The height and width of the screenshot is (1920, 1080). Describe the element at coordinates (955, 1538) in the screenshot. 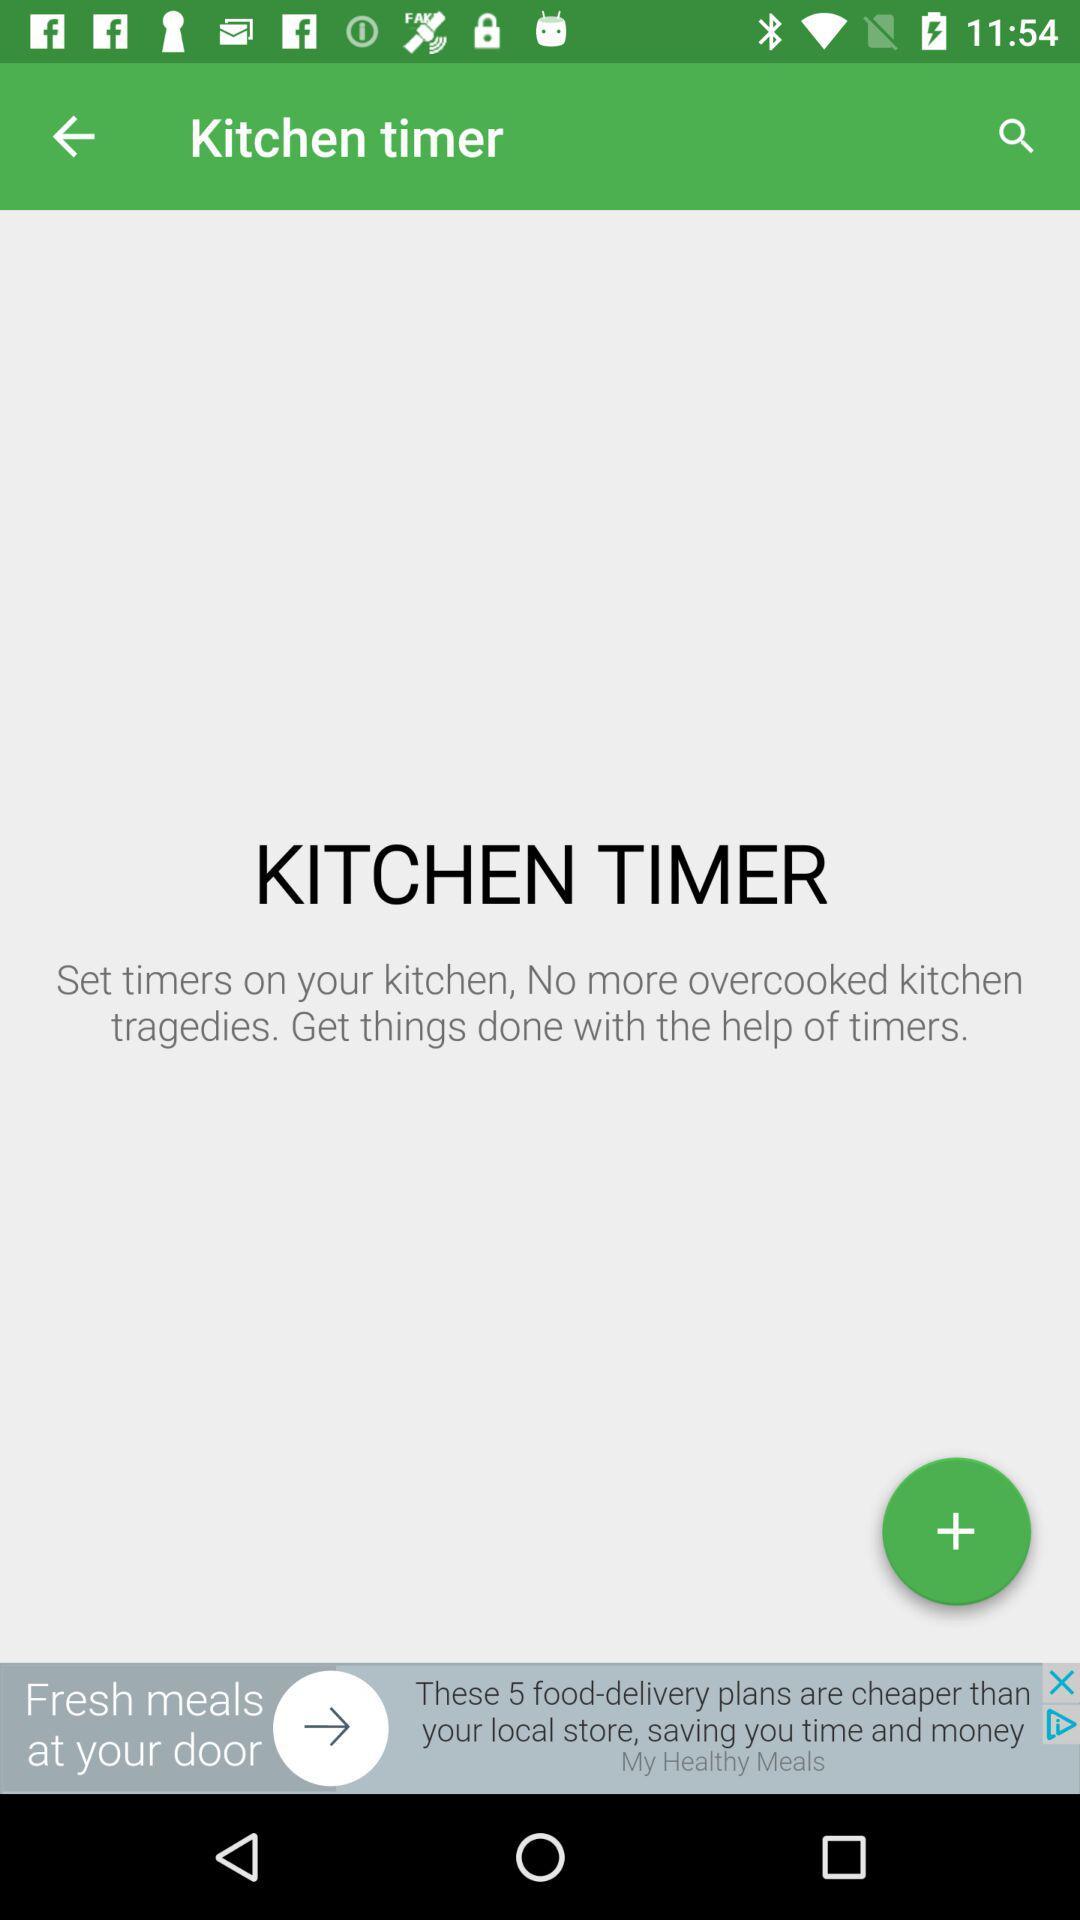

I see `the add icon` at that location.